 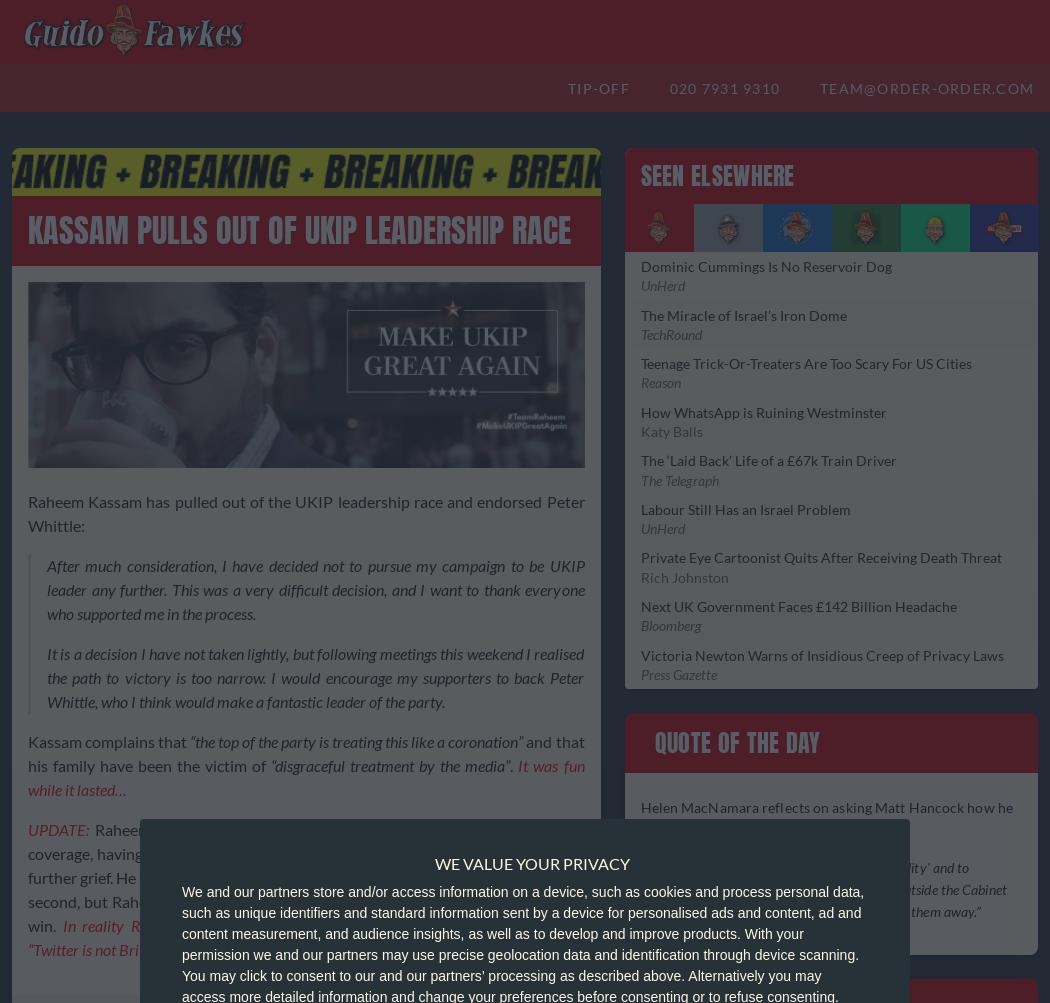 What do you see at coordinates (669, 625) in the screenshot?
I see `'Bloomberg'` at bounding box center [669, 625].